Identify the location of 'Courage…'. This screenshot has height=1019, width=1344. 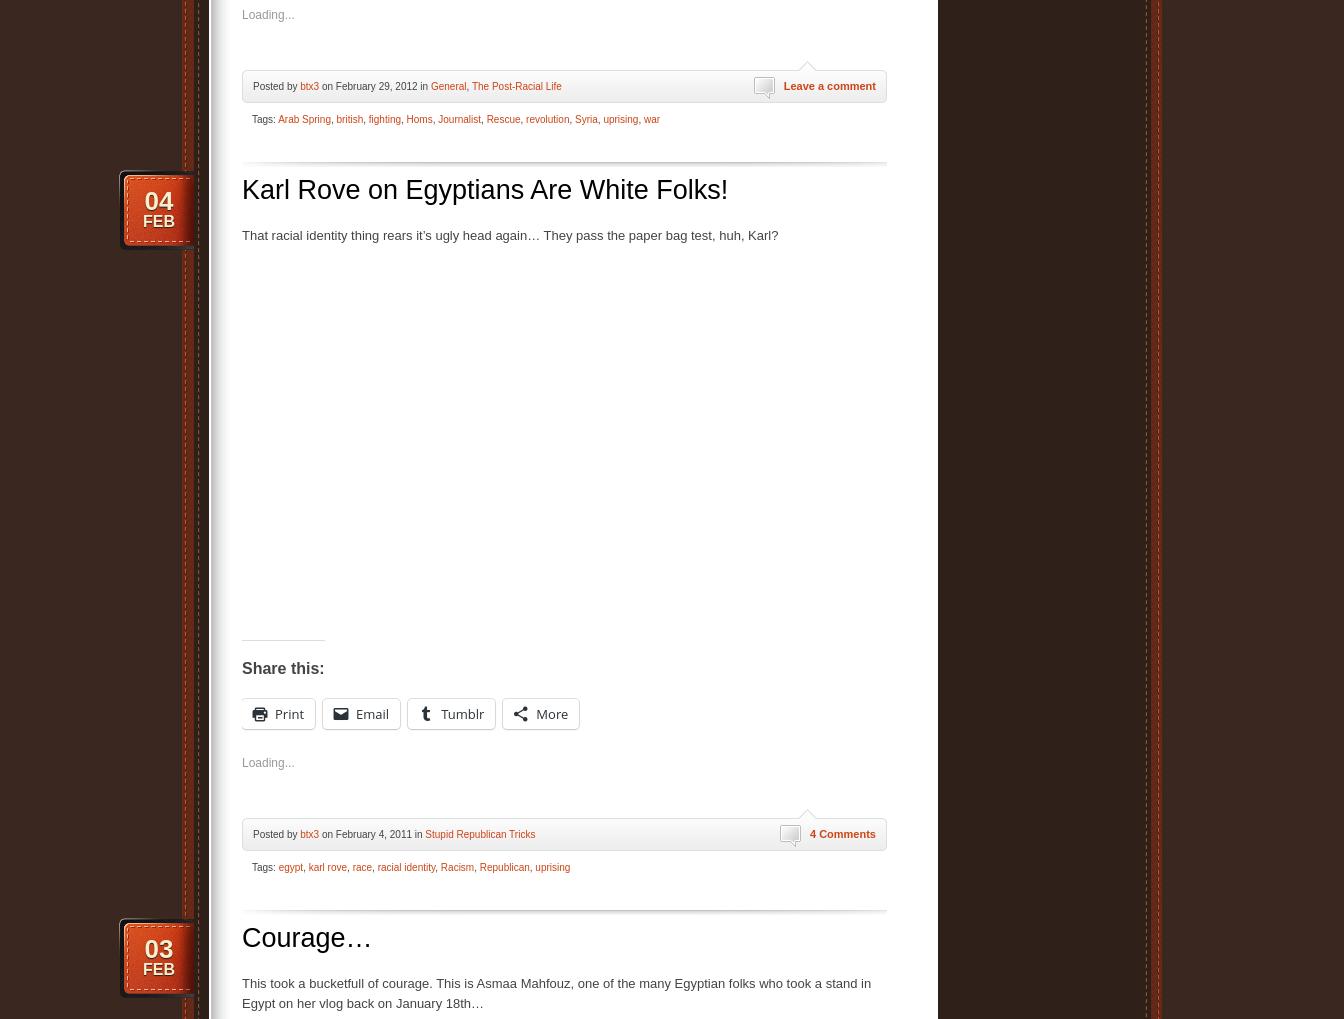
(306, 936).